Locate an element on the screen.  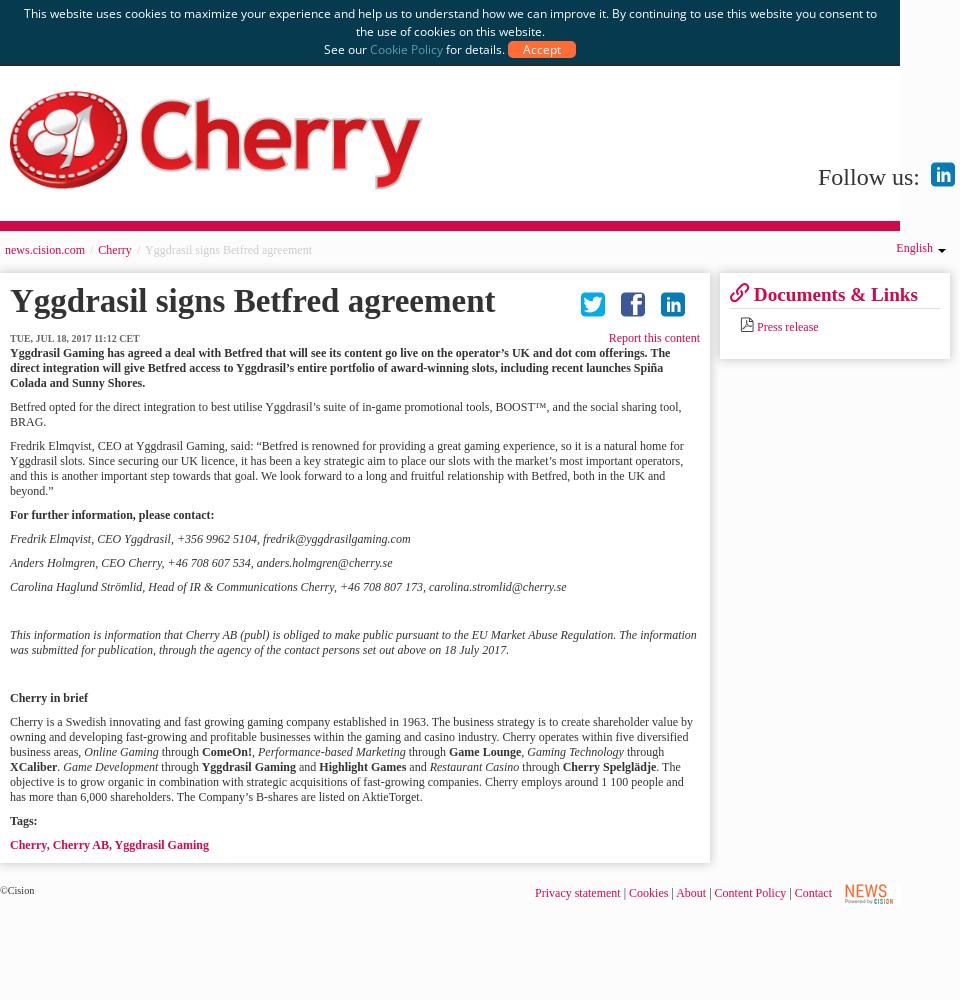
'Fredrik Elmqvist, CEO Yggdrasil, +356 9962 5104, fredrik@yggdrasilgaming.com' is located at coordinates (210, 539).